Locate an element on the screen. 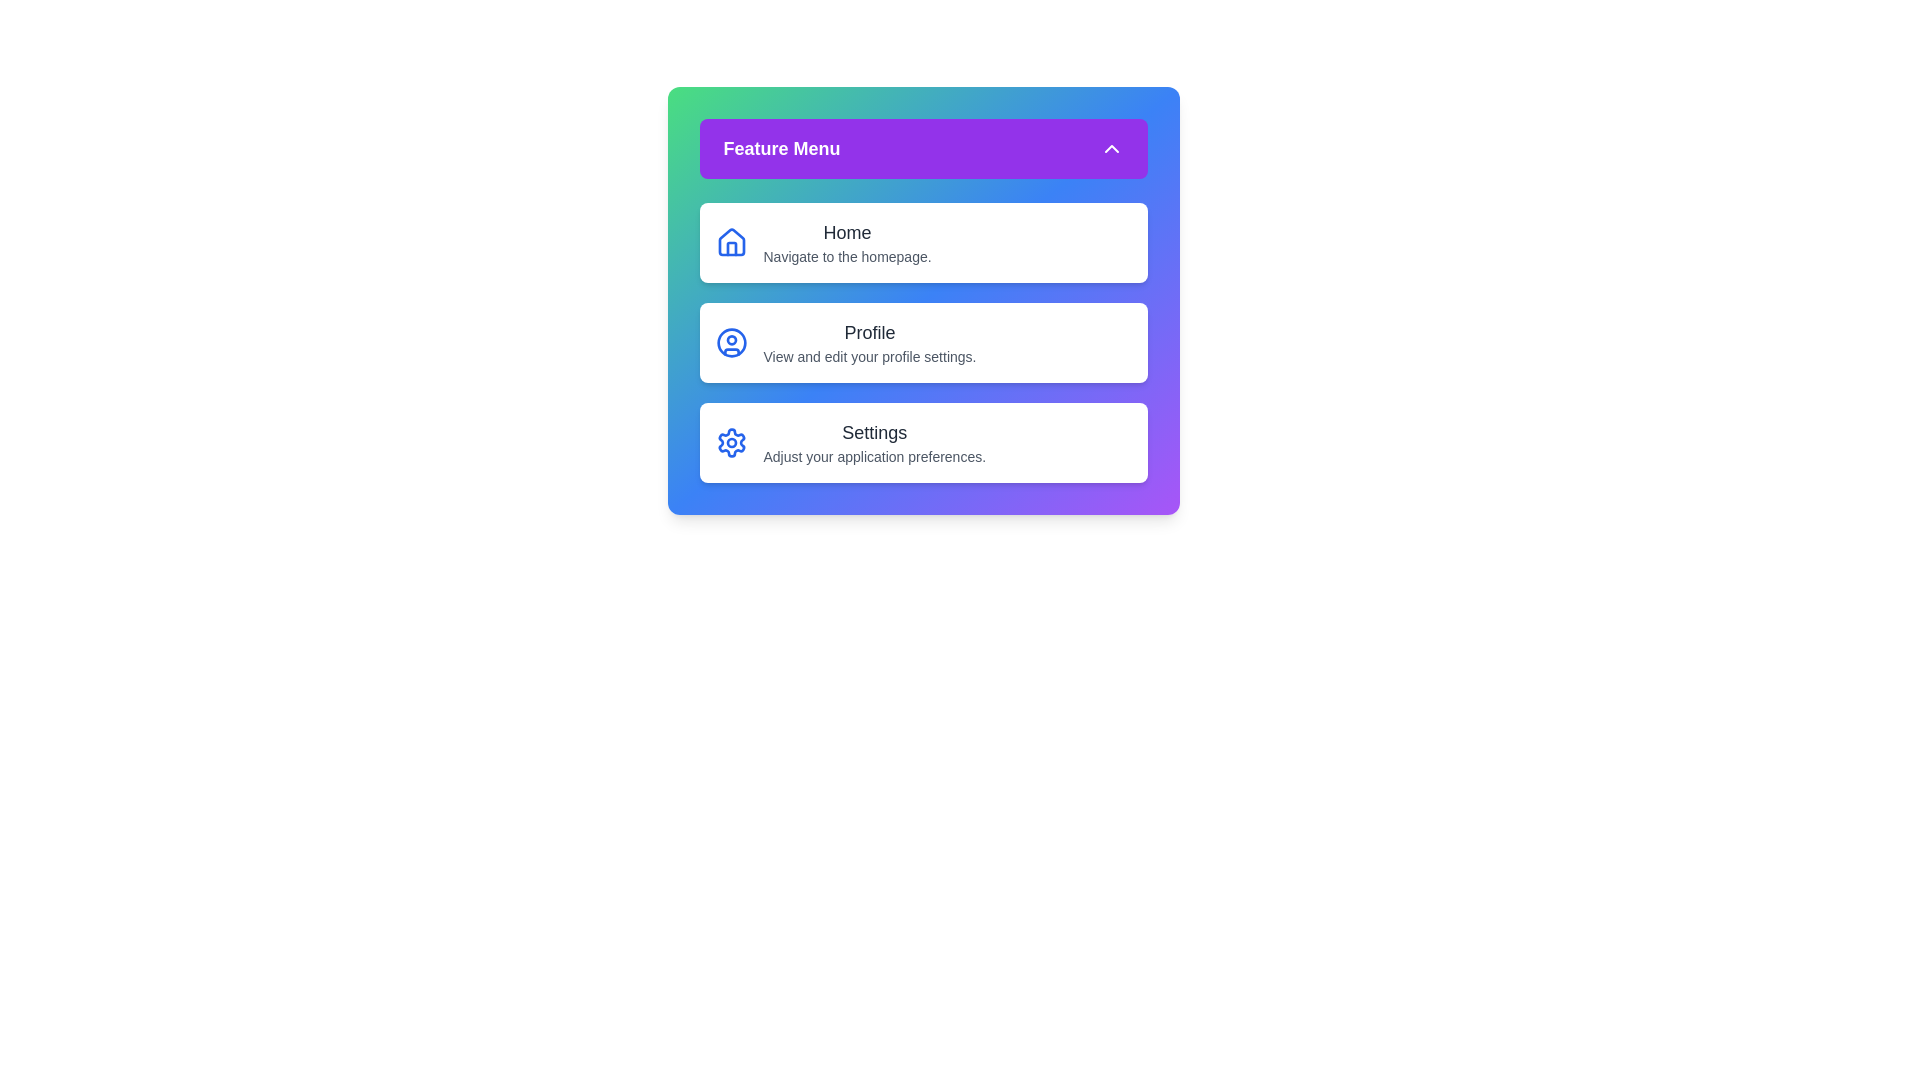  the Feature Menu button to toggle the menu visibility is located at coordinates (922, 148).